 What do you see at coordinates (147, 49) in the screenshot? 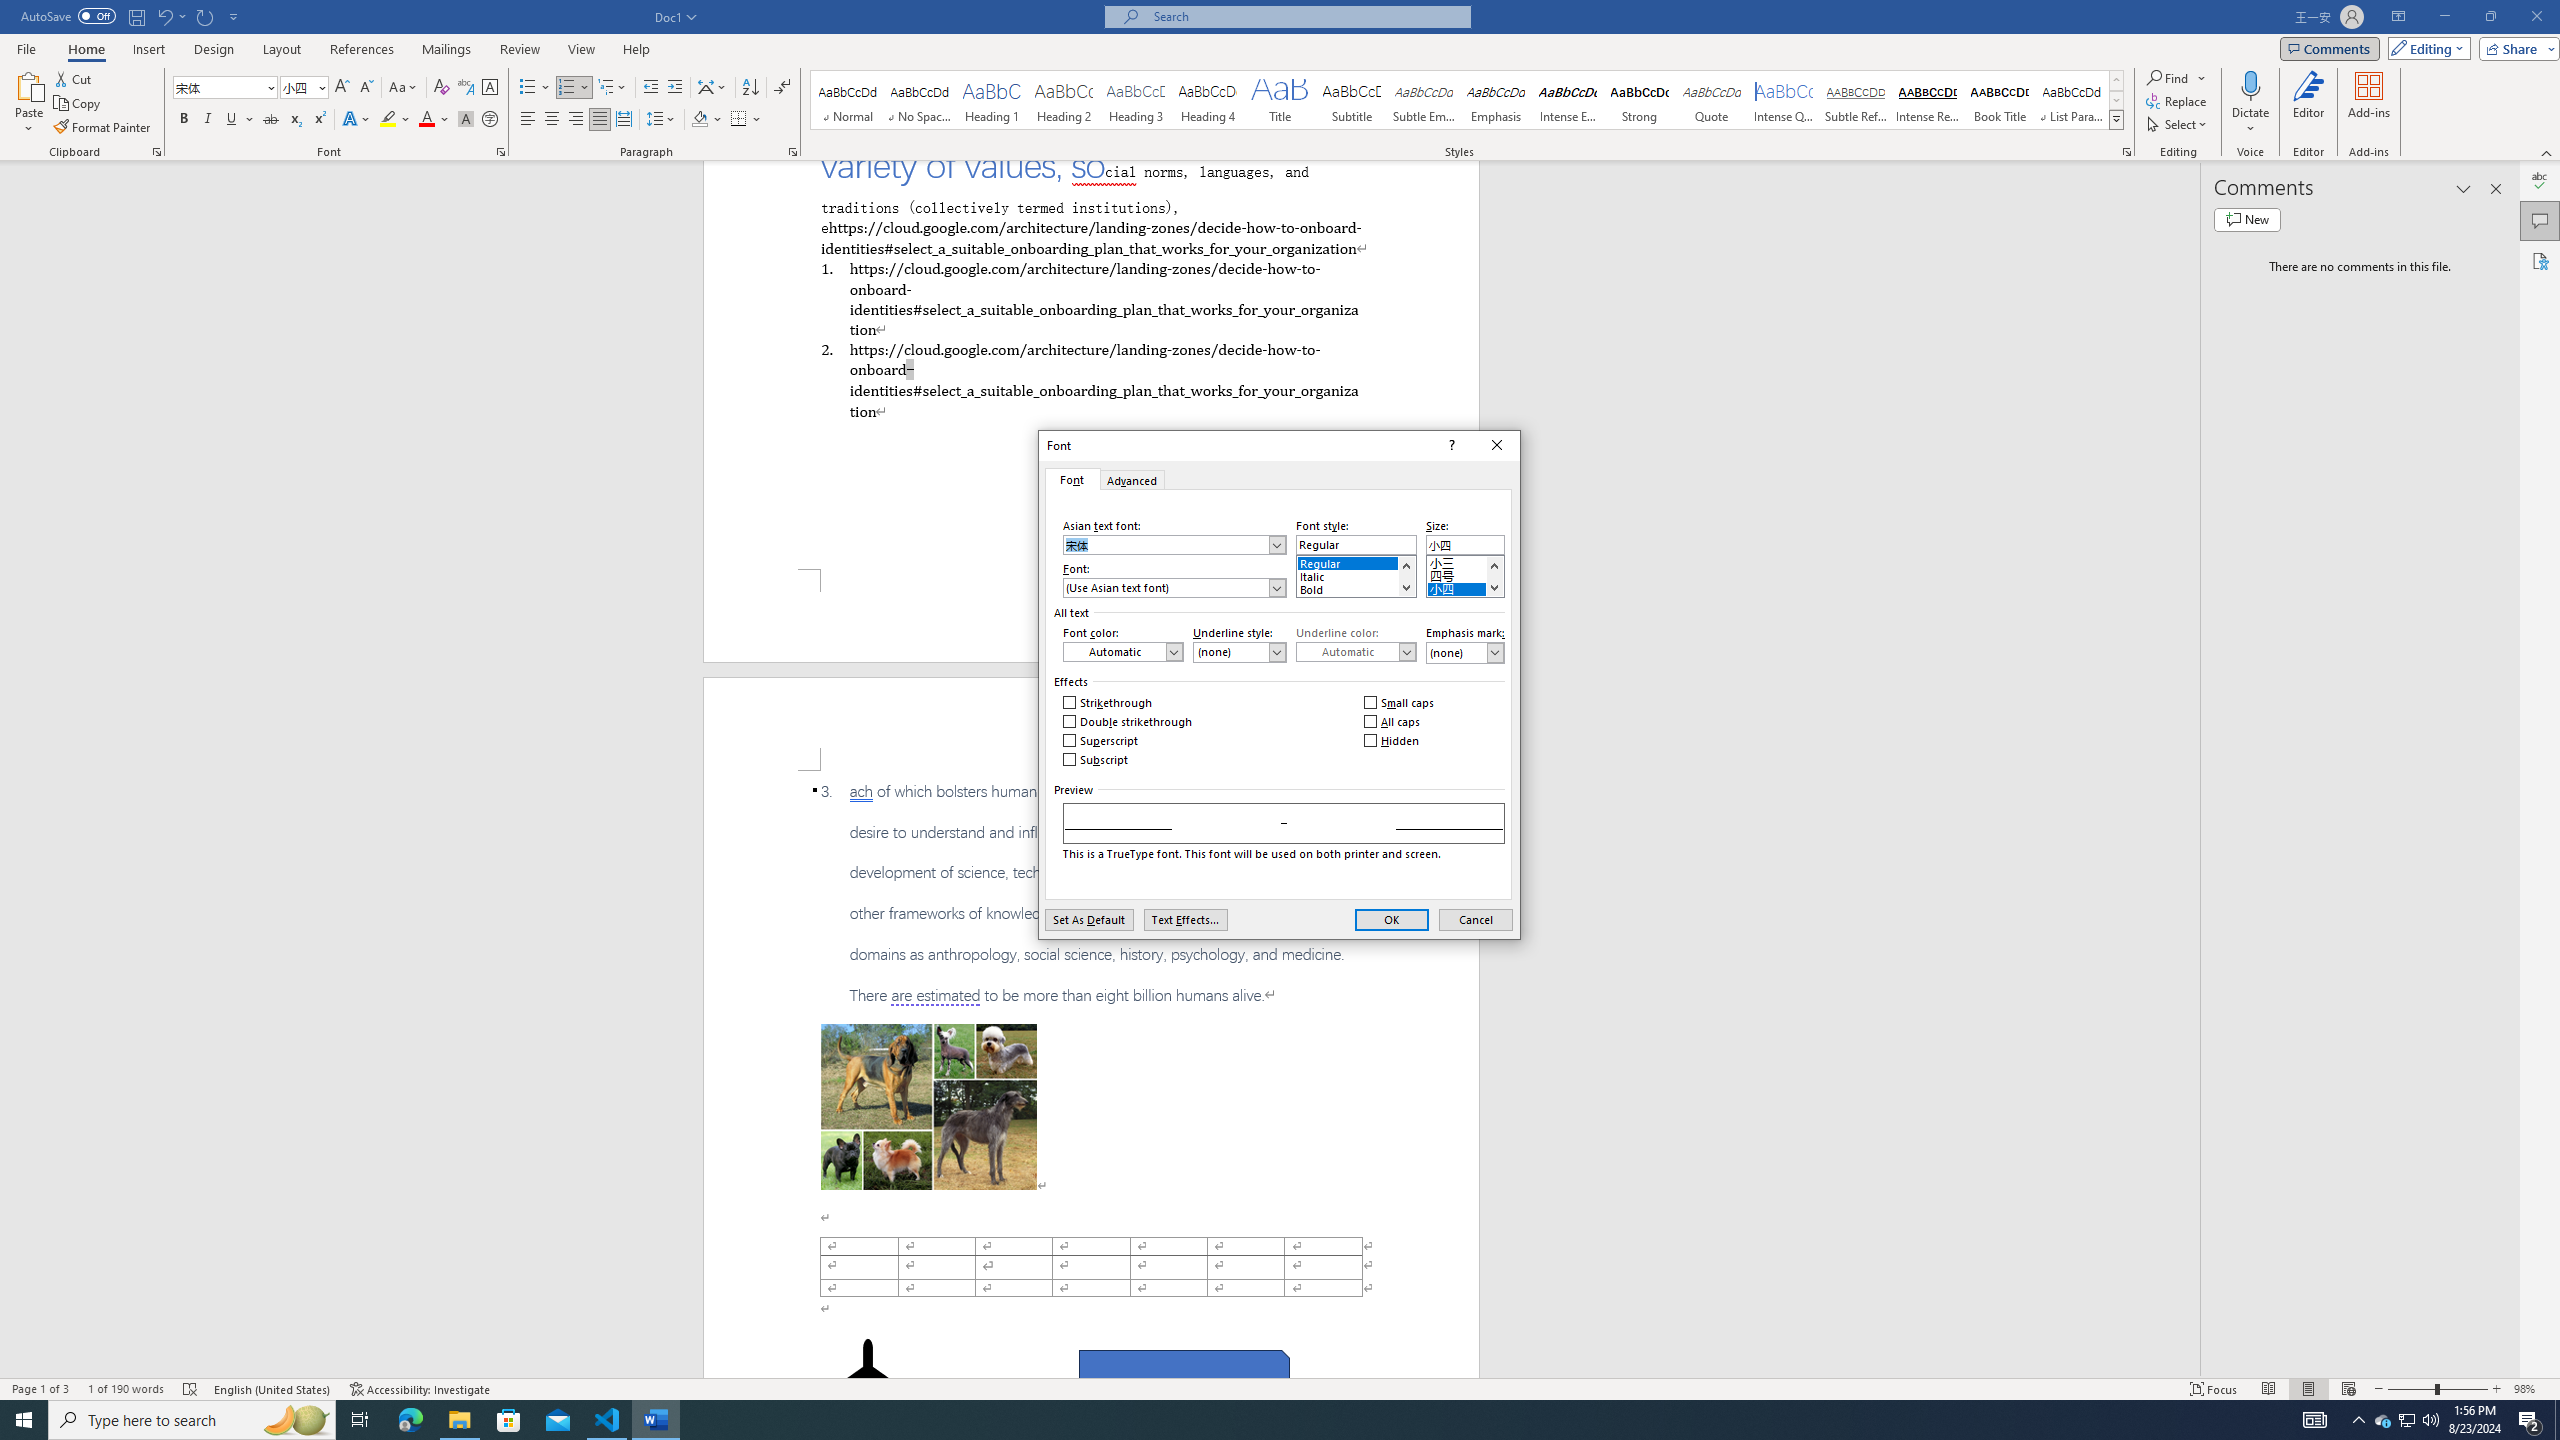
I see `'Insert'` at bounding box center [147, 49].